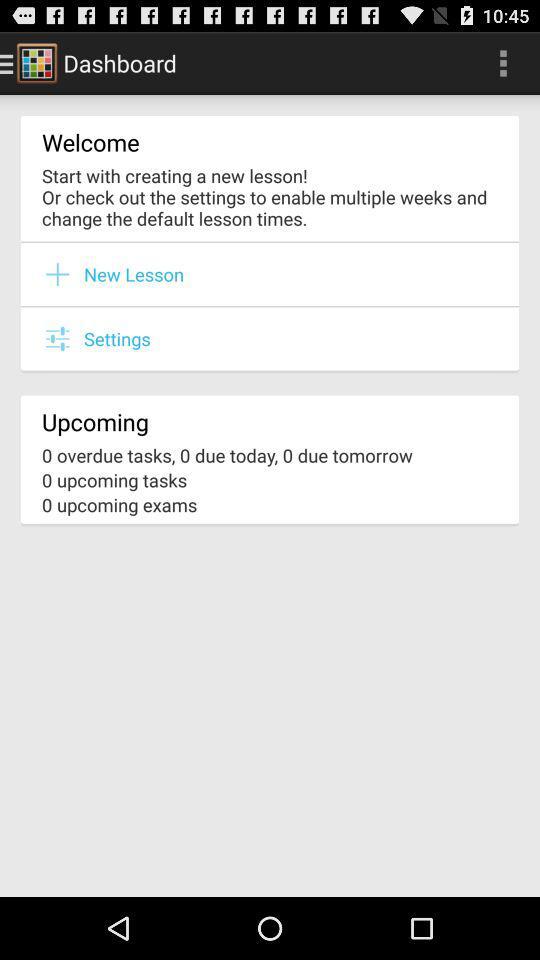  Describe the element at coordinates (270, 196) in the screenshot. I see `the start with creating` at that location.